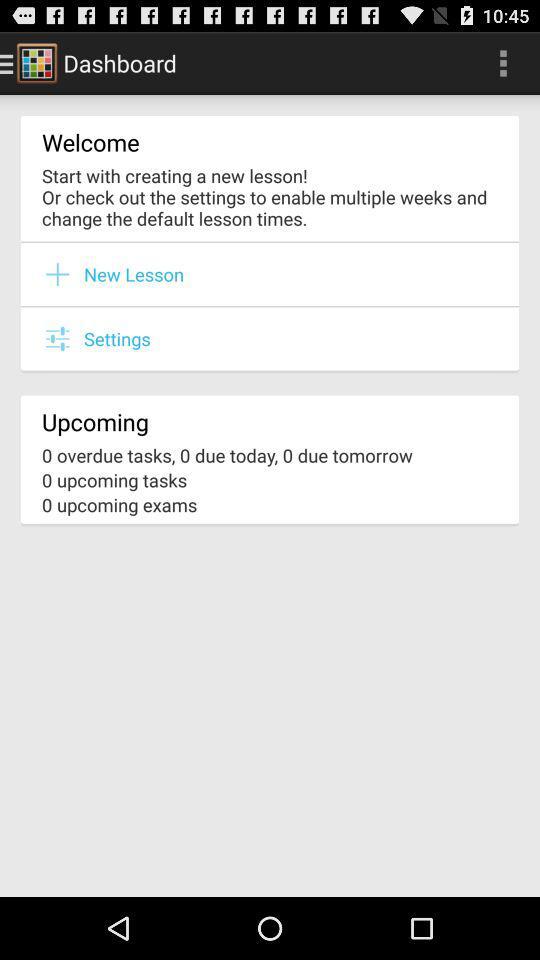  Describe the element at coordinates (270, 196) in the screenshot. I see `the start with creating` at that location.